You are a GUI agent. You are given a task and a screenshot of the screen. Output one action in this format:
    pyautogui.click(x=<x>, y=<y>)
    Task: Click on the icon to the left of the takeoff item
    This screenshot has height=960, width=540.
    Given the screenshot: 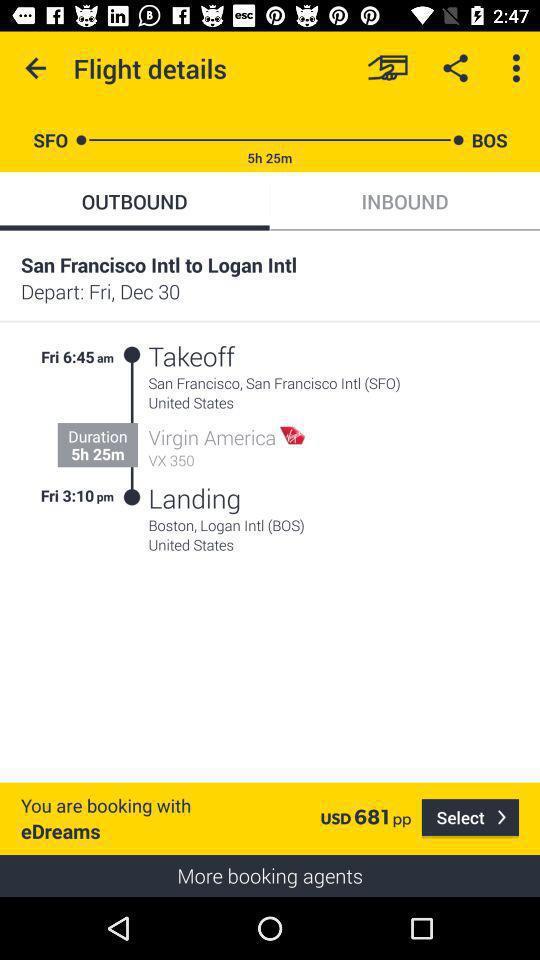 What is the action you would take?
    pyautogui.click(x=132, y=426)
    